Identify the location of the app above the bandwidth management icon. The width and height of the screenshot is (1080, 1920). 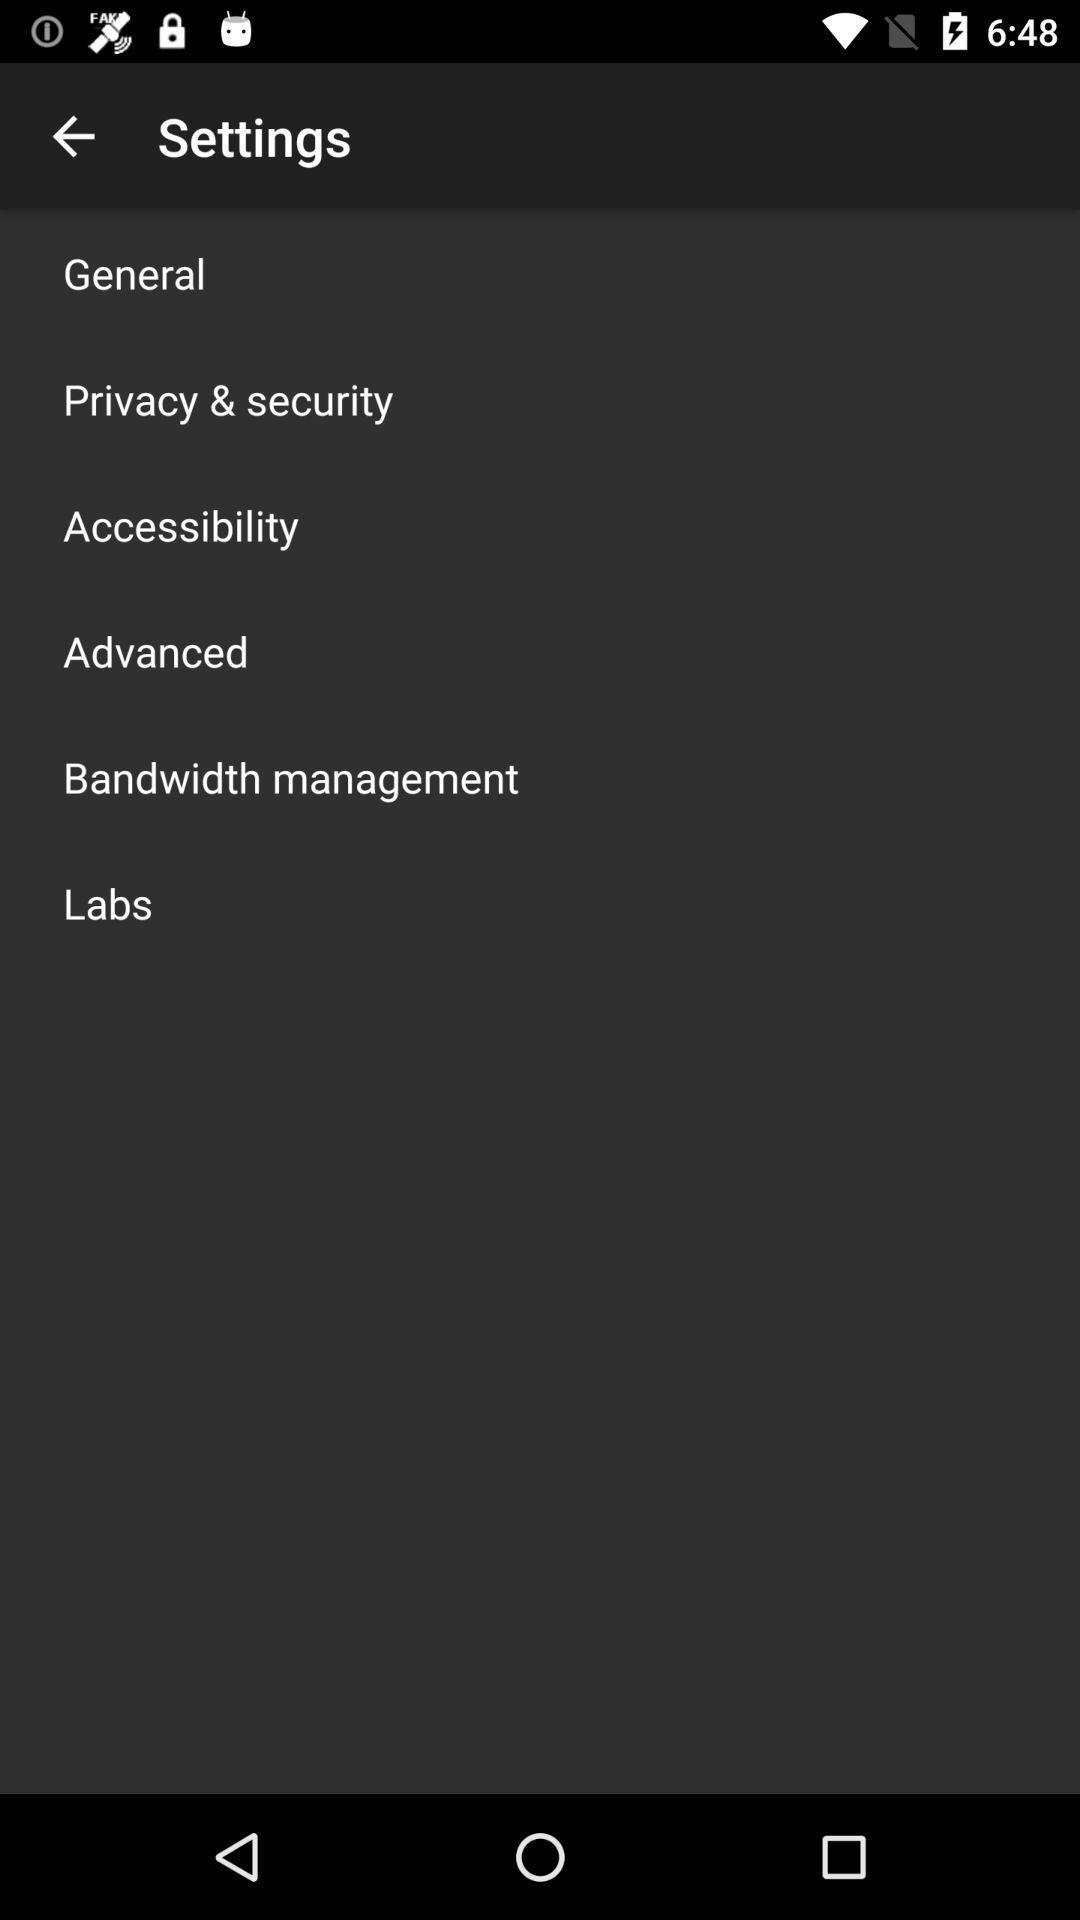
(154, 651).